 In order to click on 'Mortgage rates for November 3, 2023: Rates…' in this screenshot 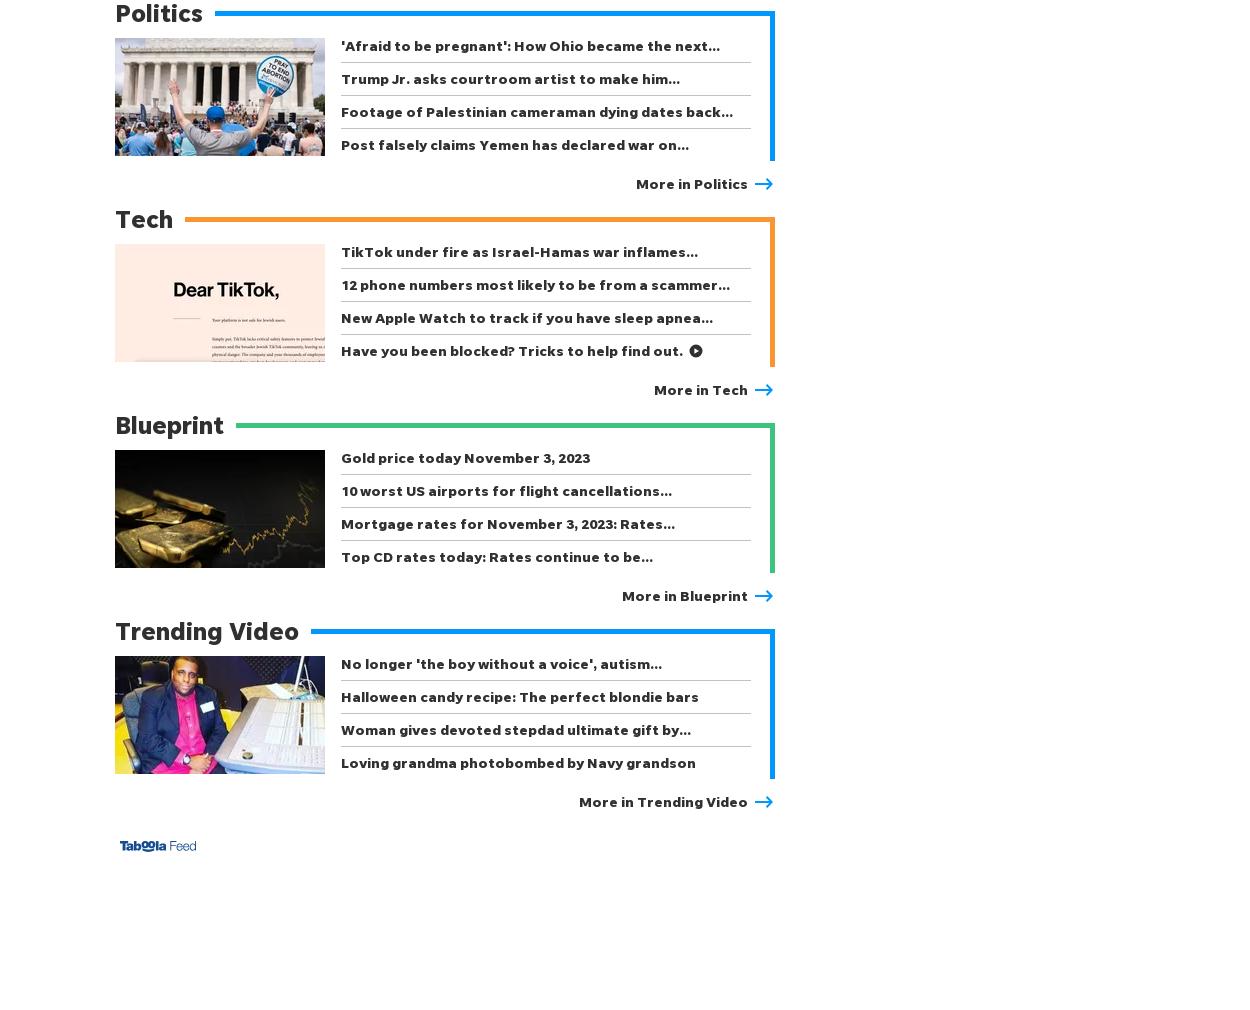, I will do `click(340, 522)`.